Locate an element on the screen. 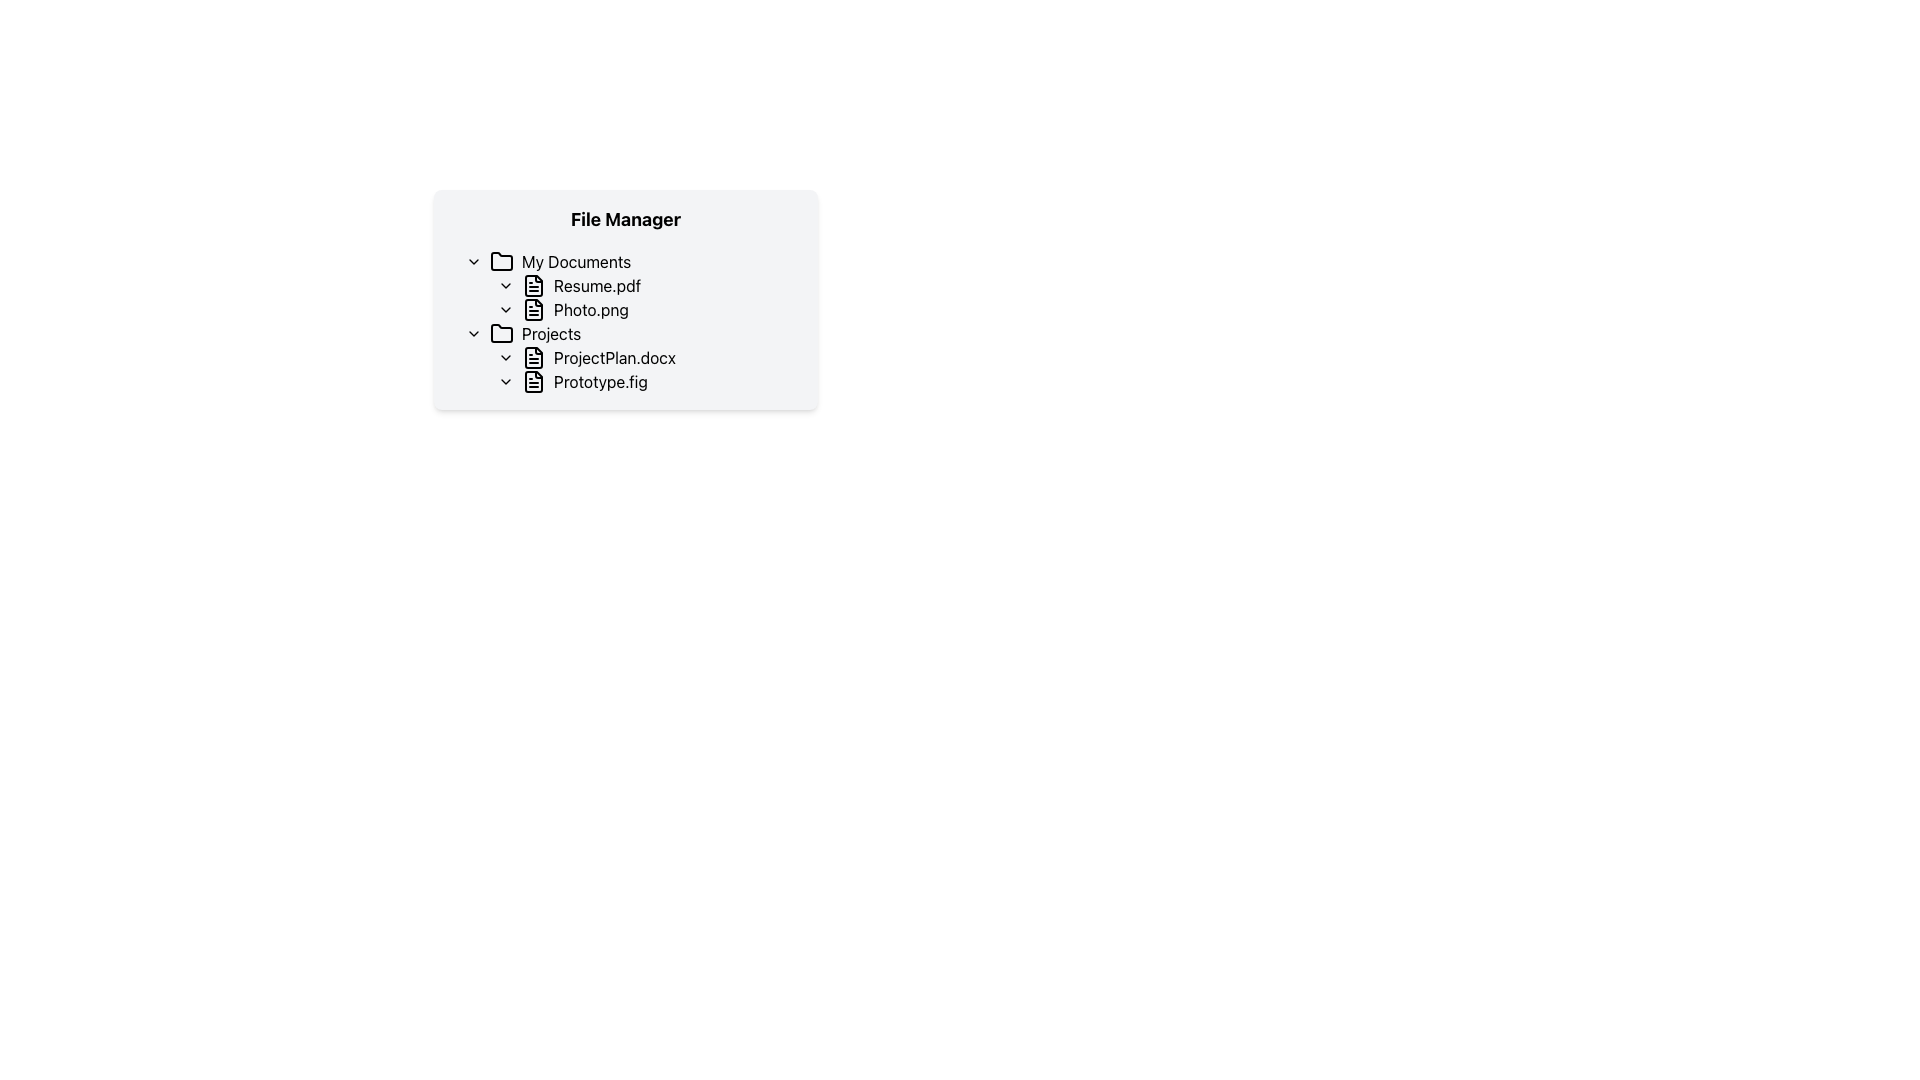 This screenshot has height=1080, width=1920. the 'Prototype.fig' file entry, which is the second entry is located at coordinates (649, 381).